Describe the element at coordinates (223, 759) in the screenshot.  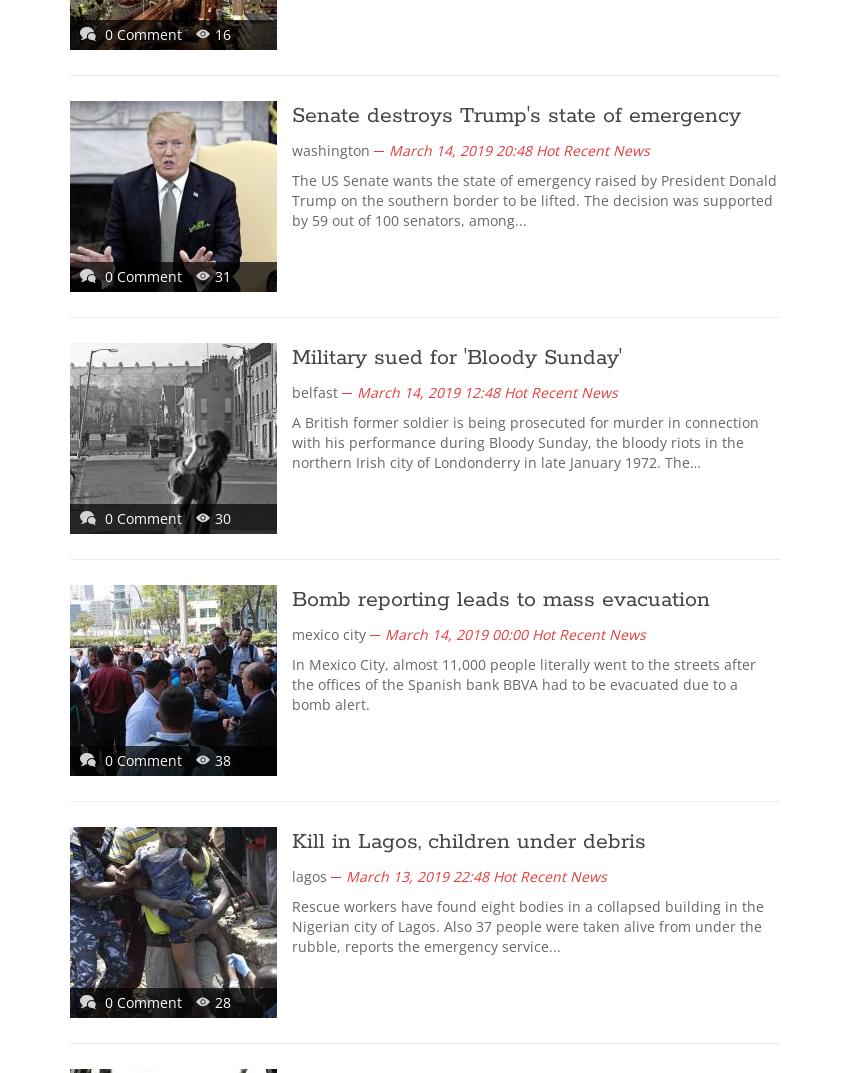
I see `'38'` at that location.